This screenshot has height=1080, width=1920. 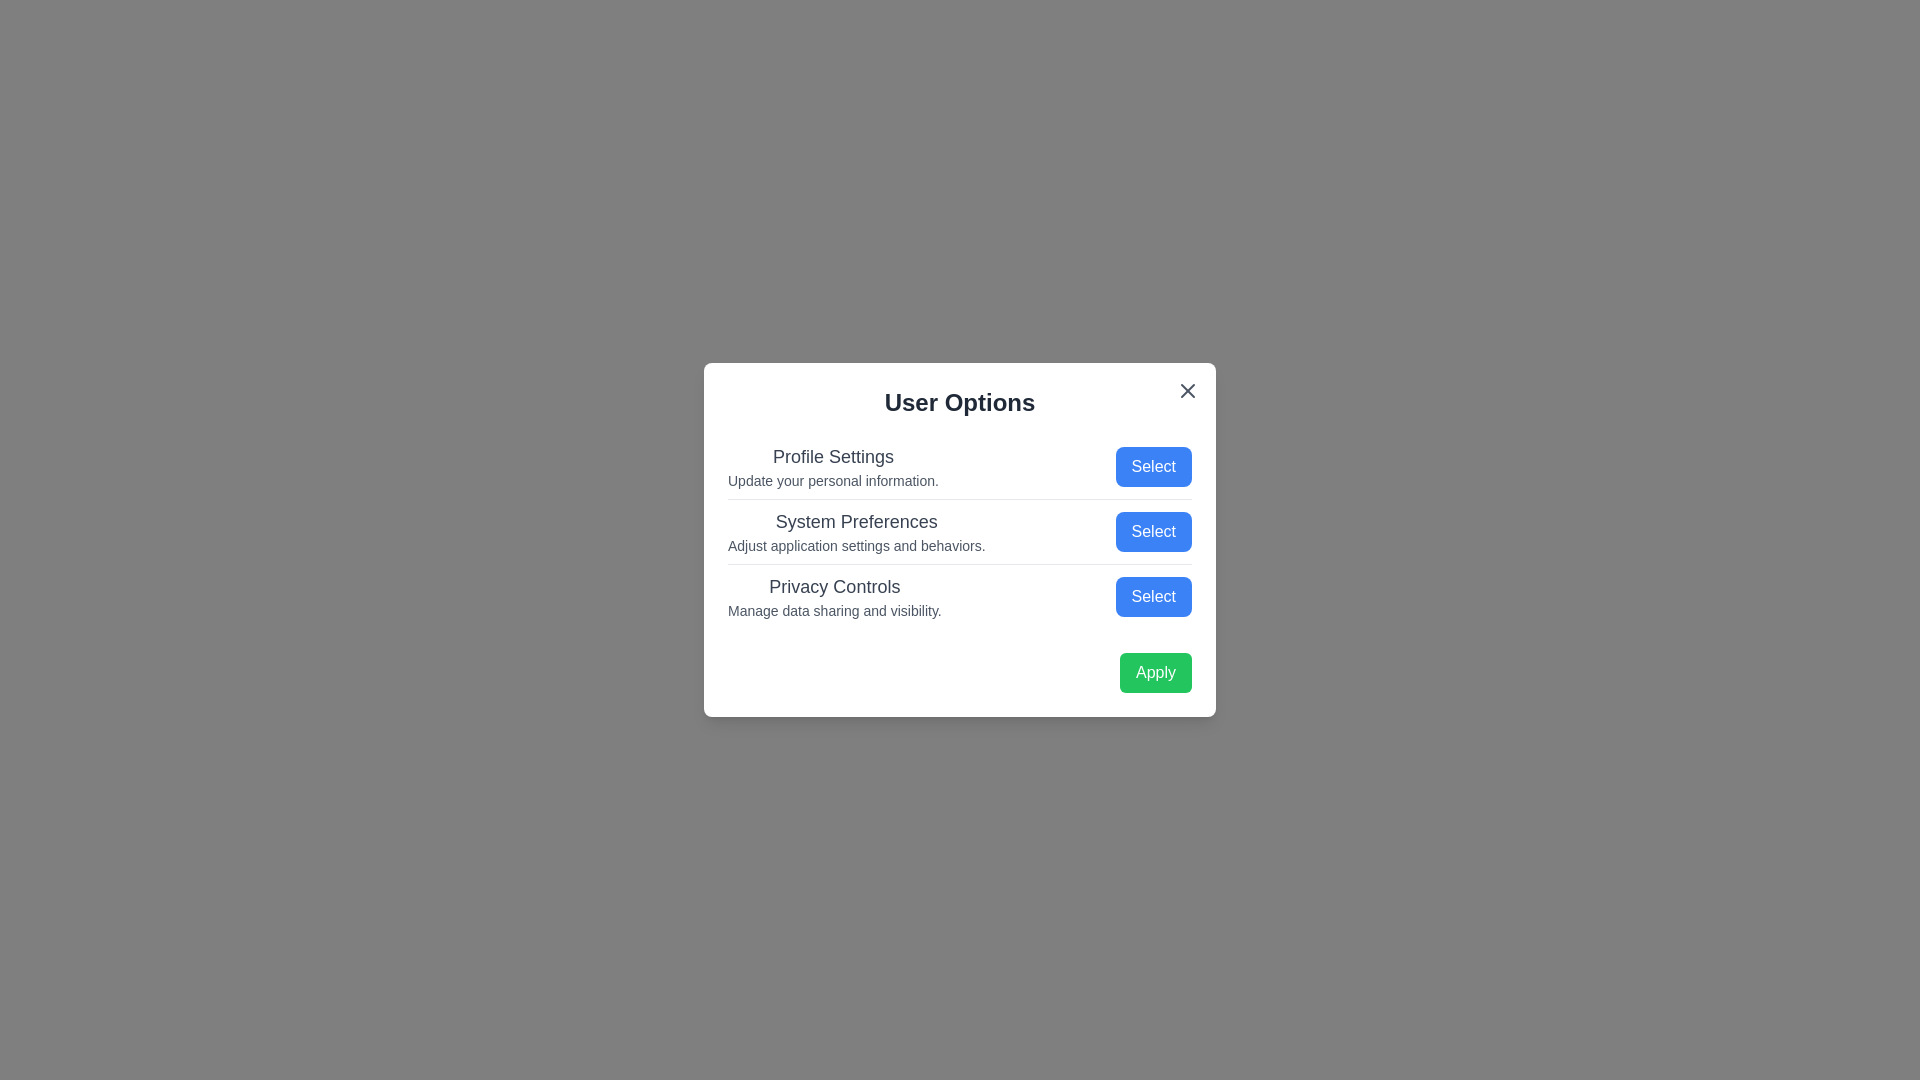 I want to click on 'Select' button corresponding to the Privacy Controls option, so click(x=1153, y=596).